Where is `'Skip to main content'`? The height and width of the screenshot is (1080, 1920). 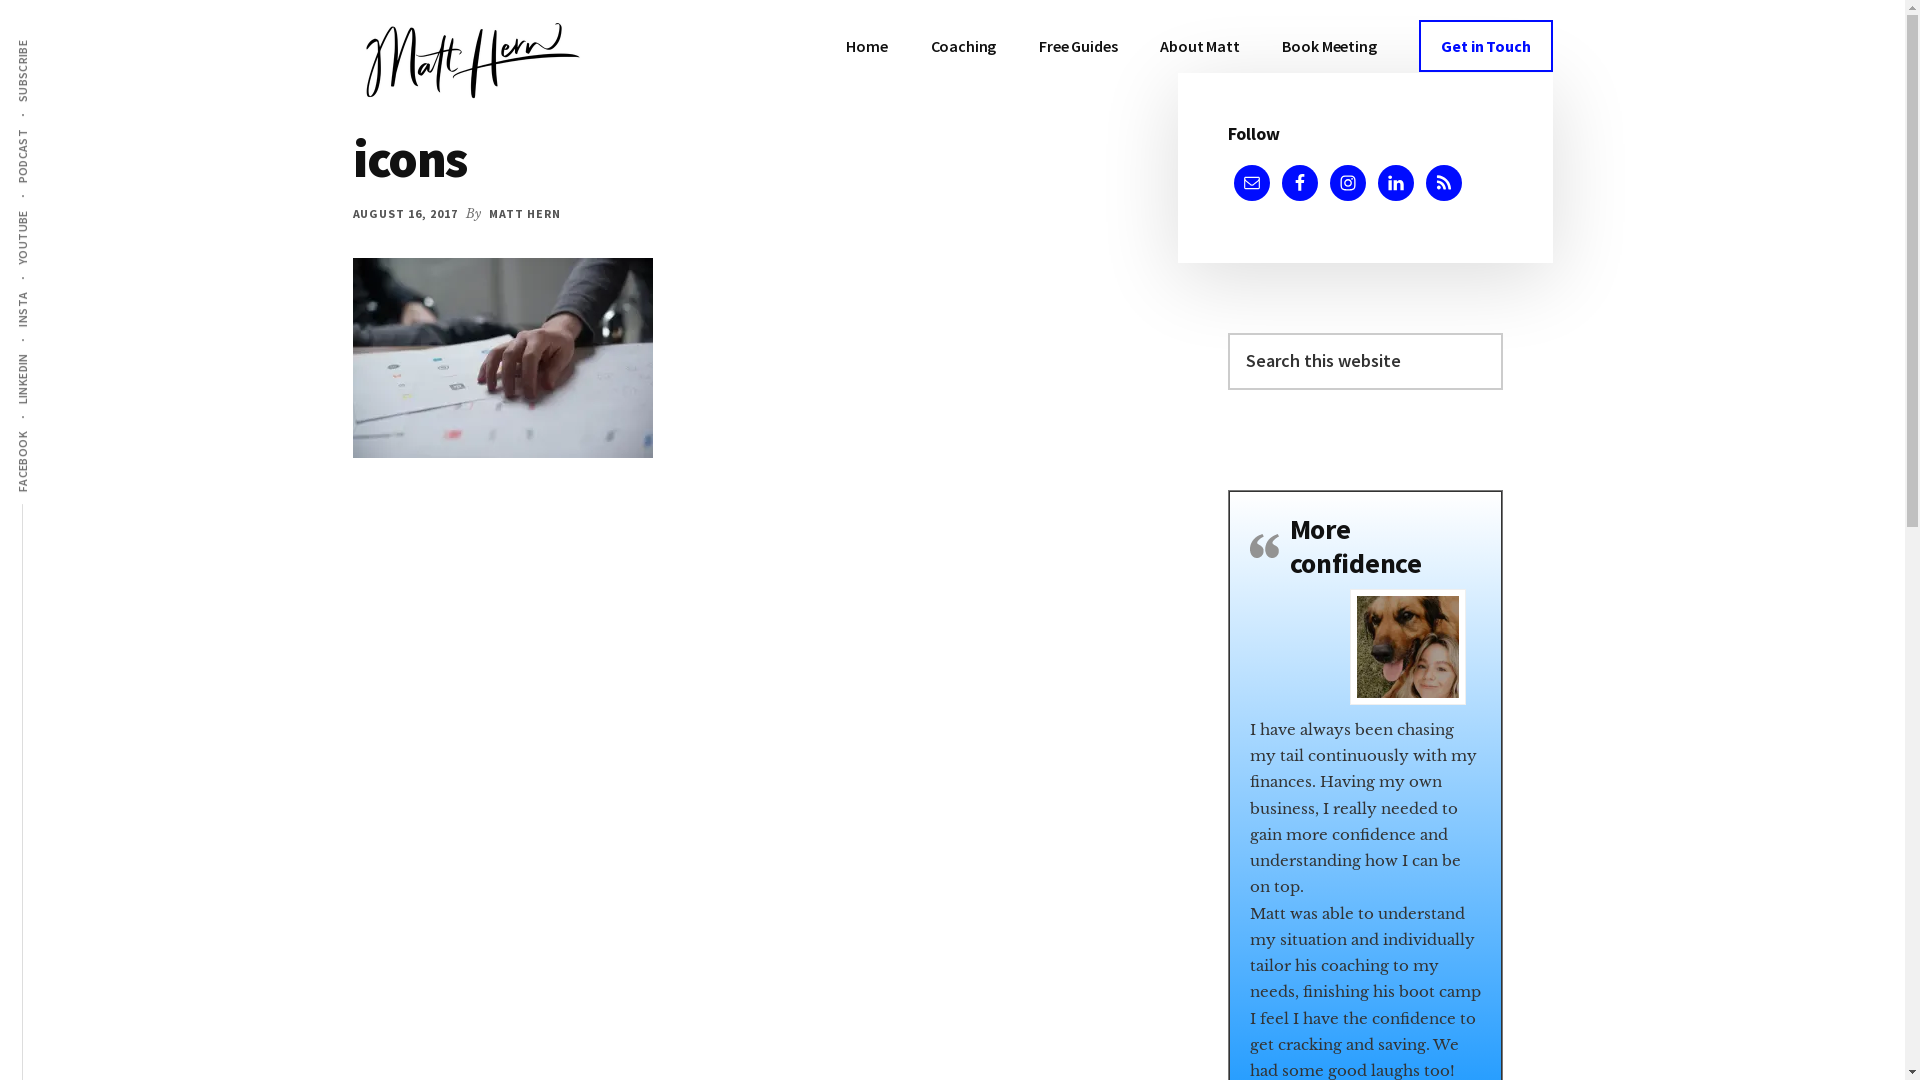 'Skip to main content' is located at coordinates (0, 0).